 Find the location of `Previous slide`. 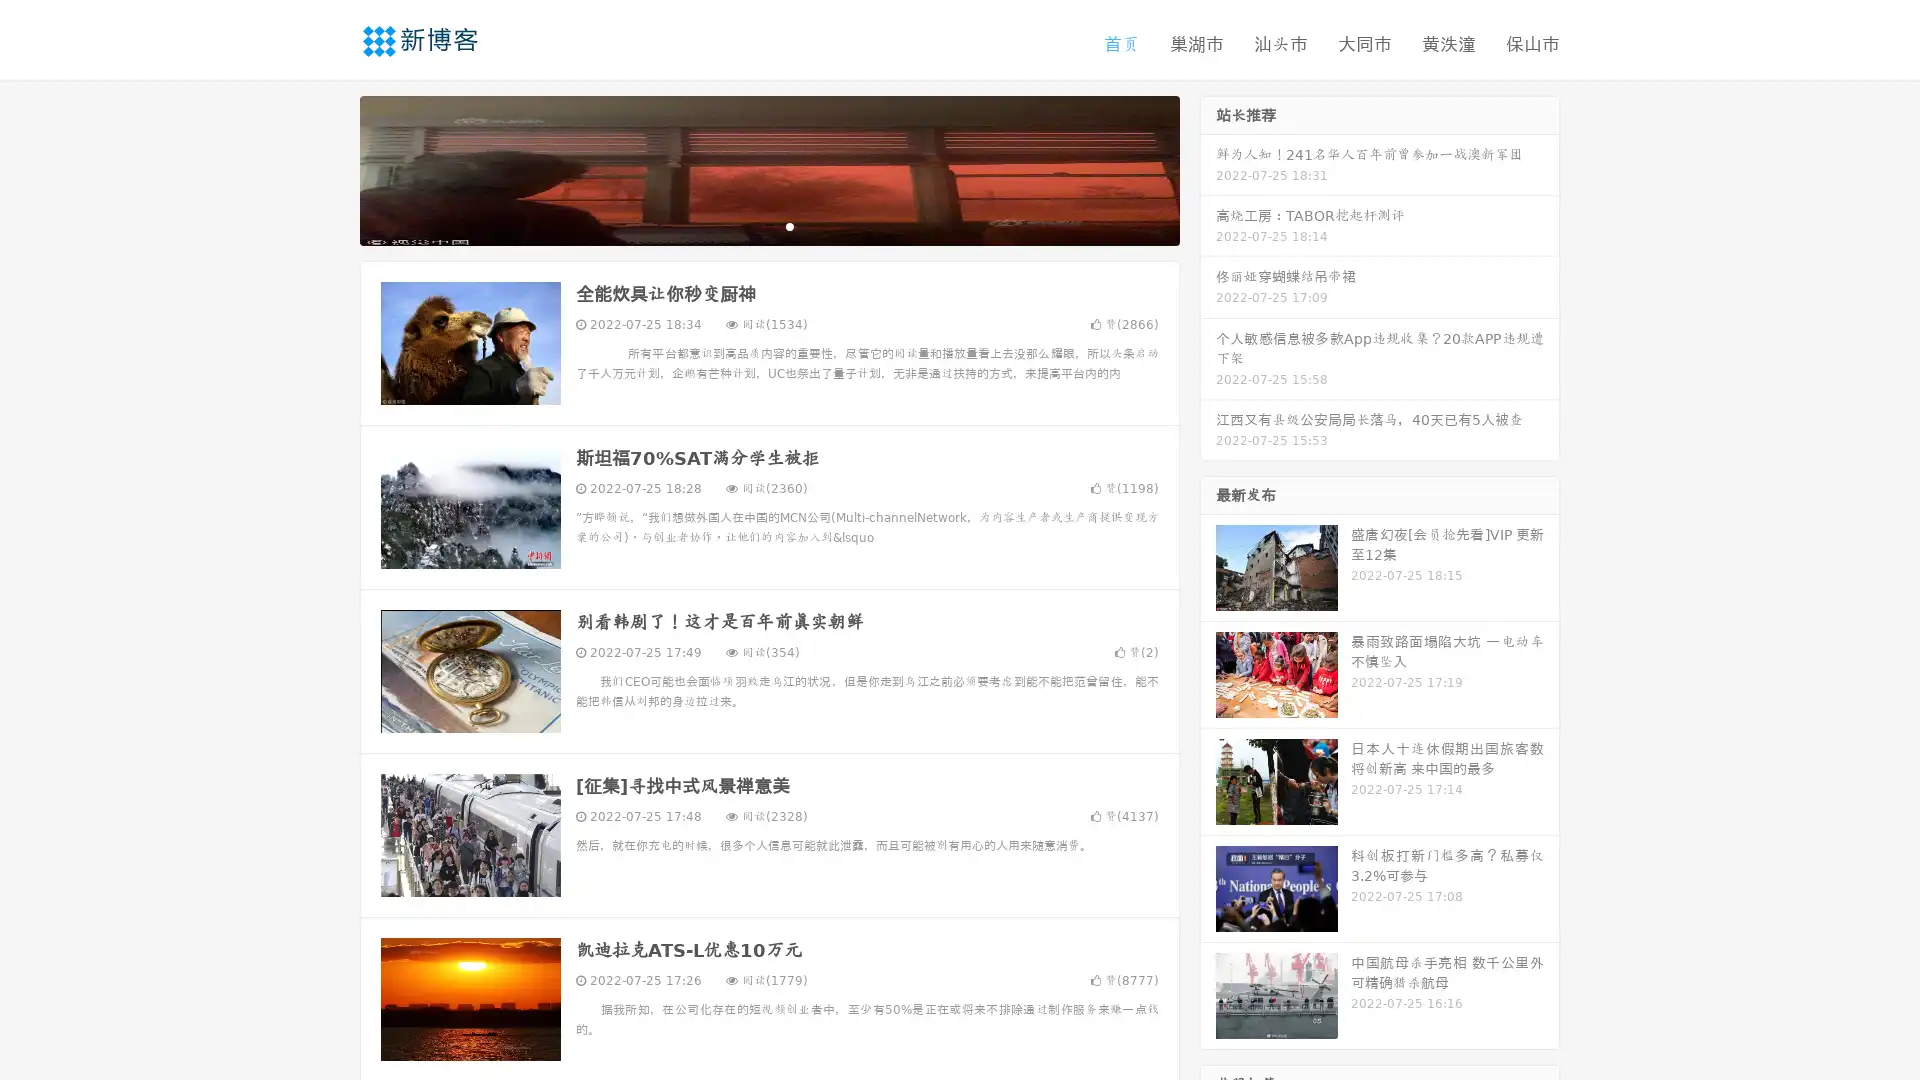

Previous slide is located at coordinates (330, 168).